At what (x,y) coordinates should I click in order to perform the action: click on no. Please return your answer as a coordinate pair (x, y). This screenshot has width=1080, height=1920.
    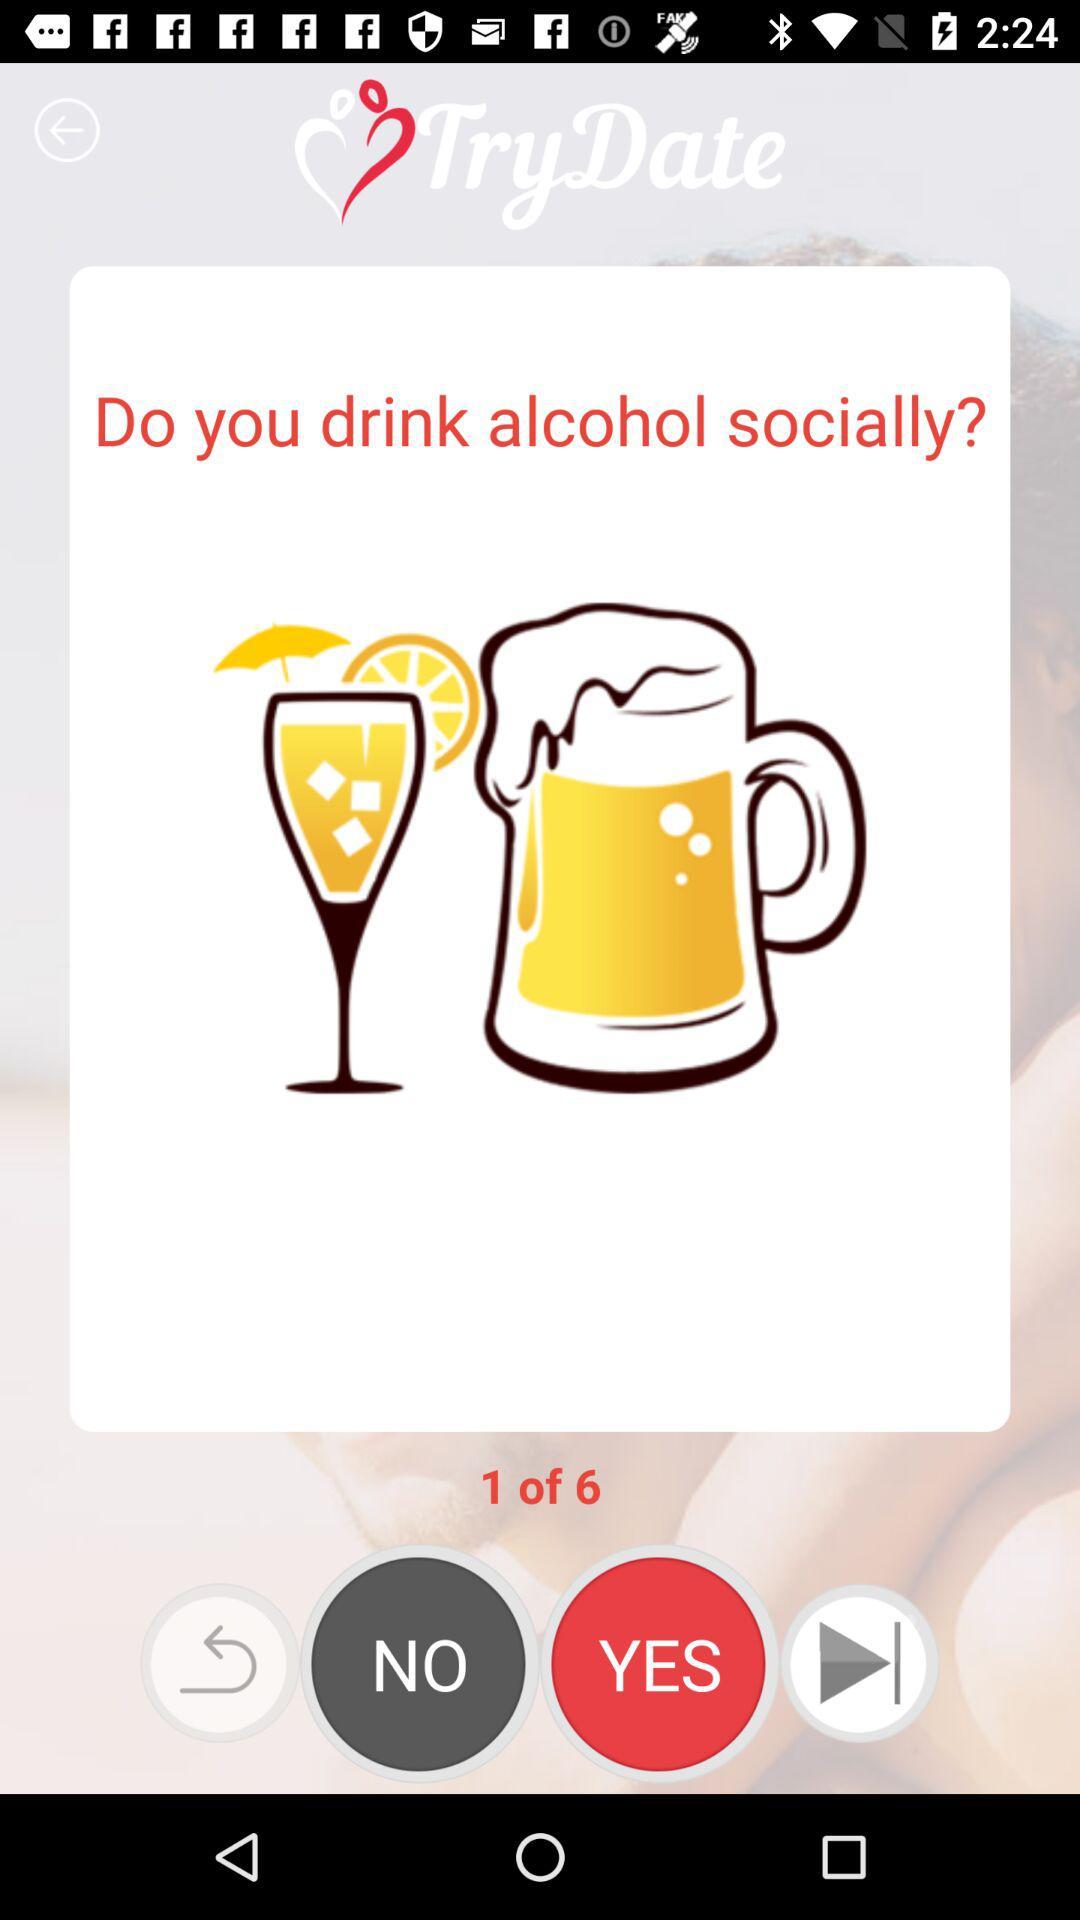
    Looking at the image, I should click on (419, 1663).